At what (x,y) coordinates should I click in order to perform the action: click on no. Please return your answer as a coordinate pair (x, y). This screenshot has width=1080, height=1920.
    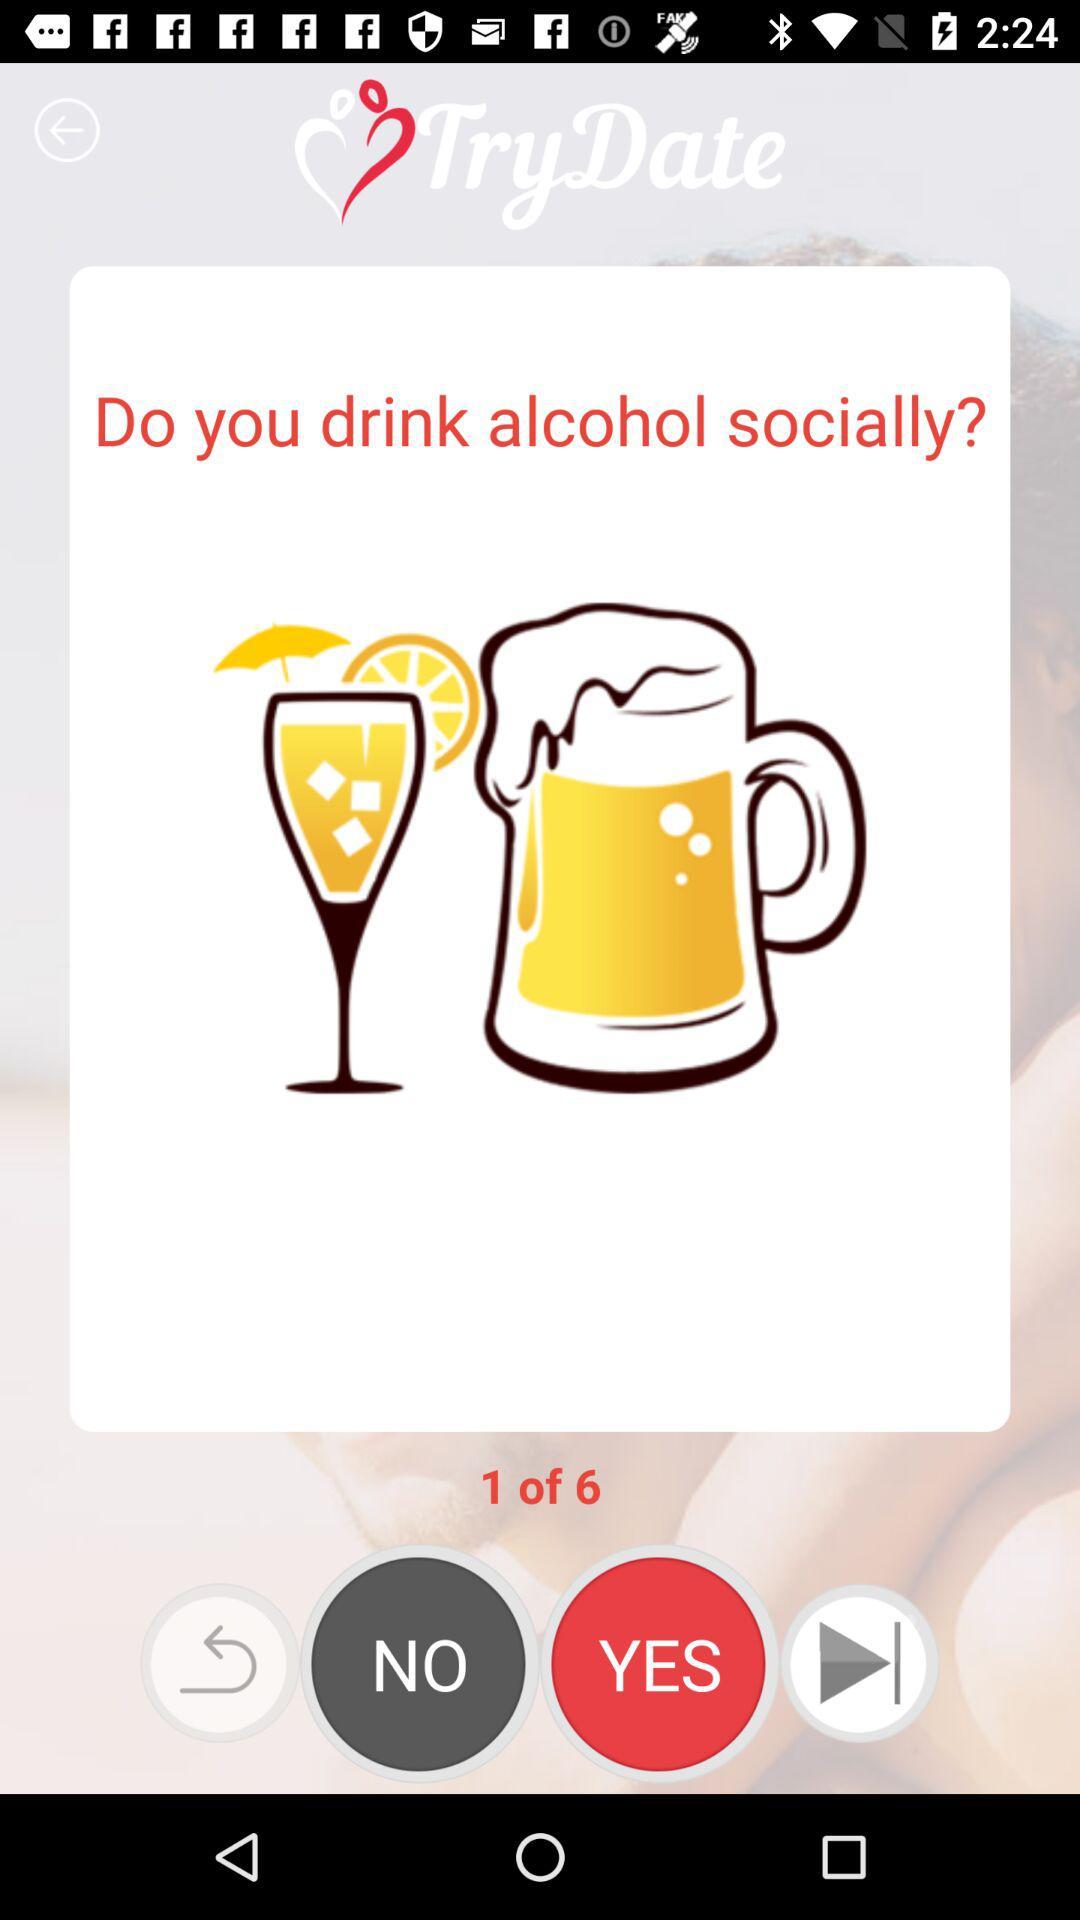
    Looking at the image, I should click on (419, 1663).